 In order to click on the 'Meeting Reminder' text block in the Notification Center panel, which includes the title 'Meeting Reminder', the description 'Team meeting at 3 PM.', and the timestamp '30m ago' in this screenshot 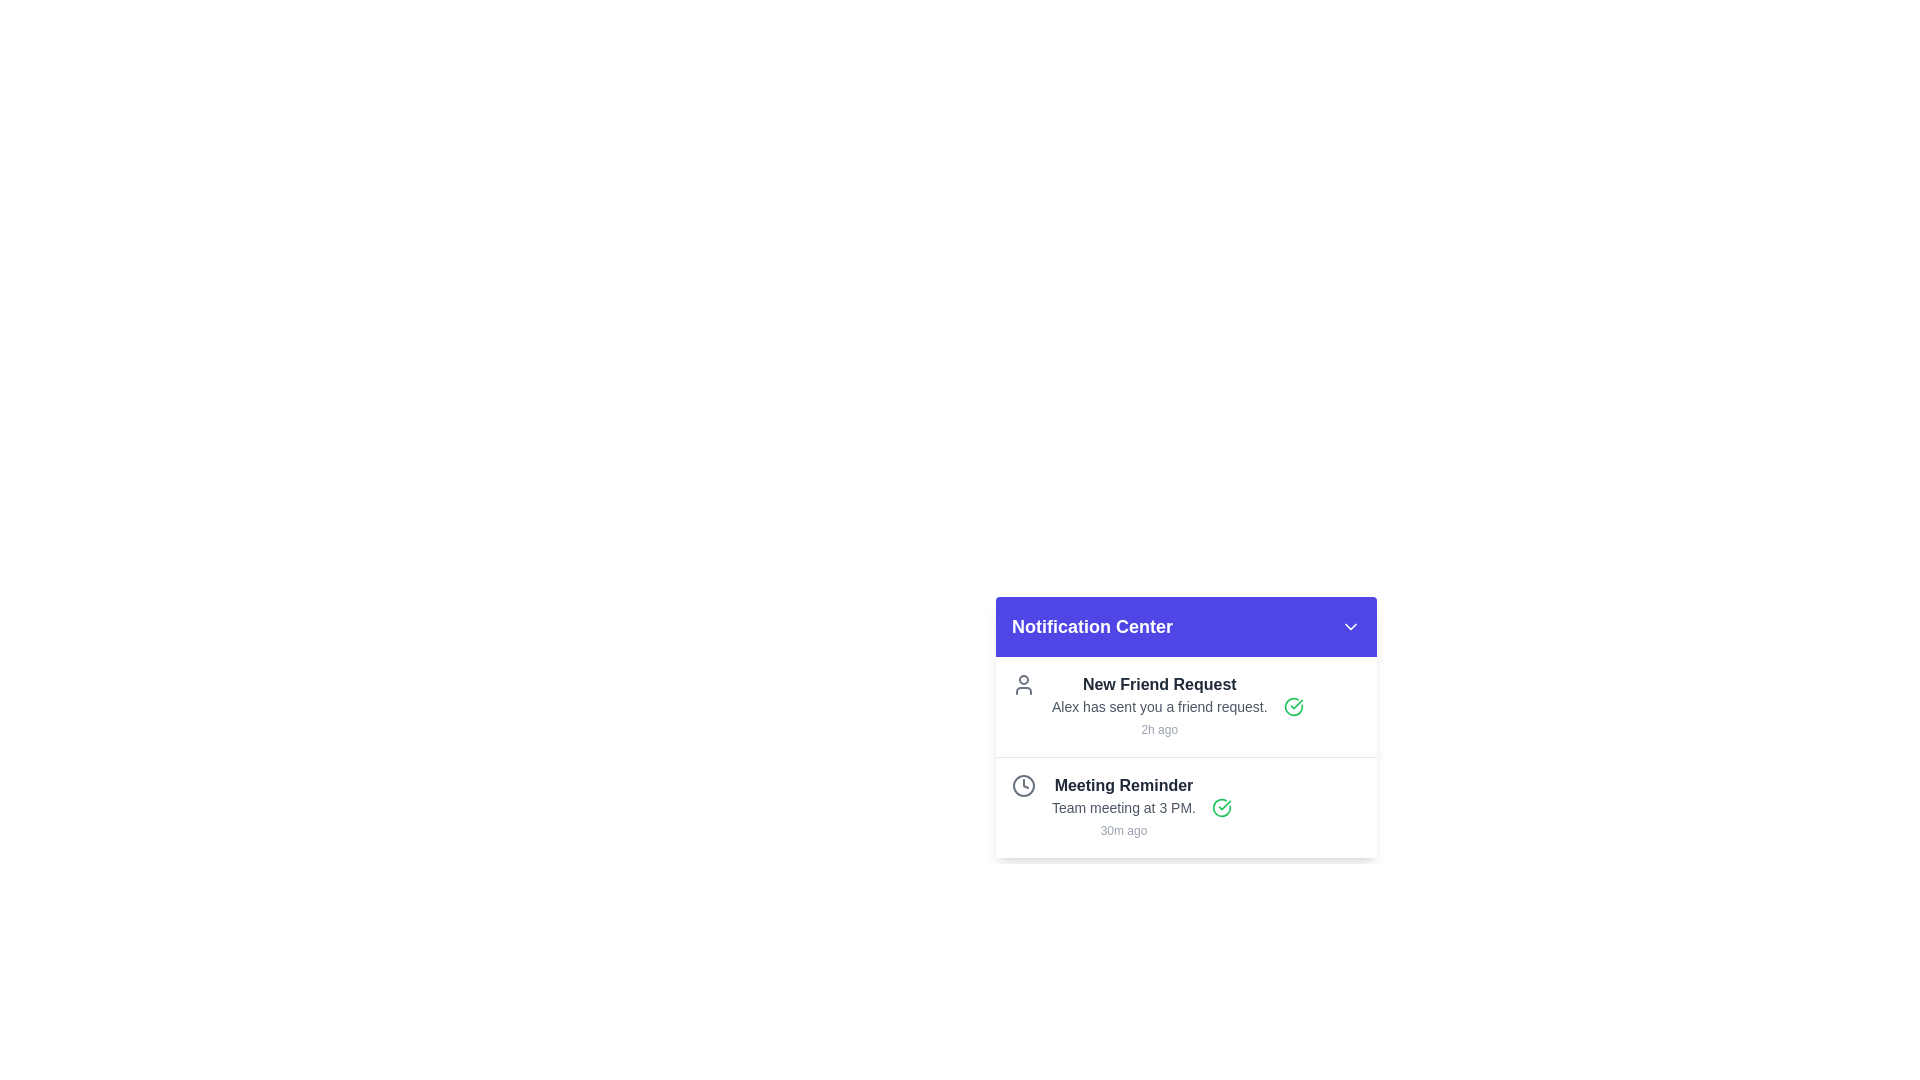, I will do `click(1123, 806)`.